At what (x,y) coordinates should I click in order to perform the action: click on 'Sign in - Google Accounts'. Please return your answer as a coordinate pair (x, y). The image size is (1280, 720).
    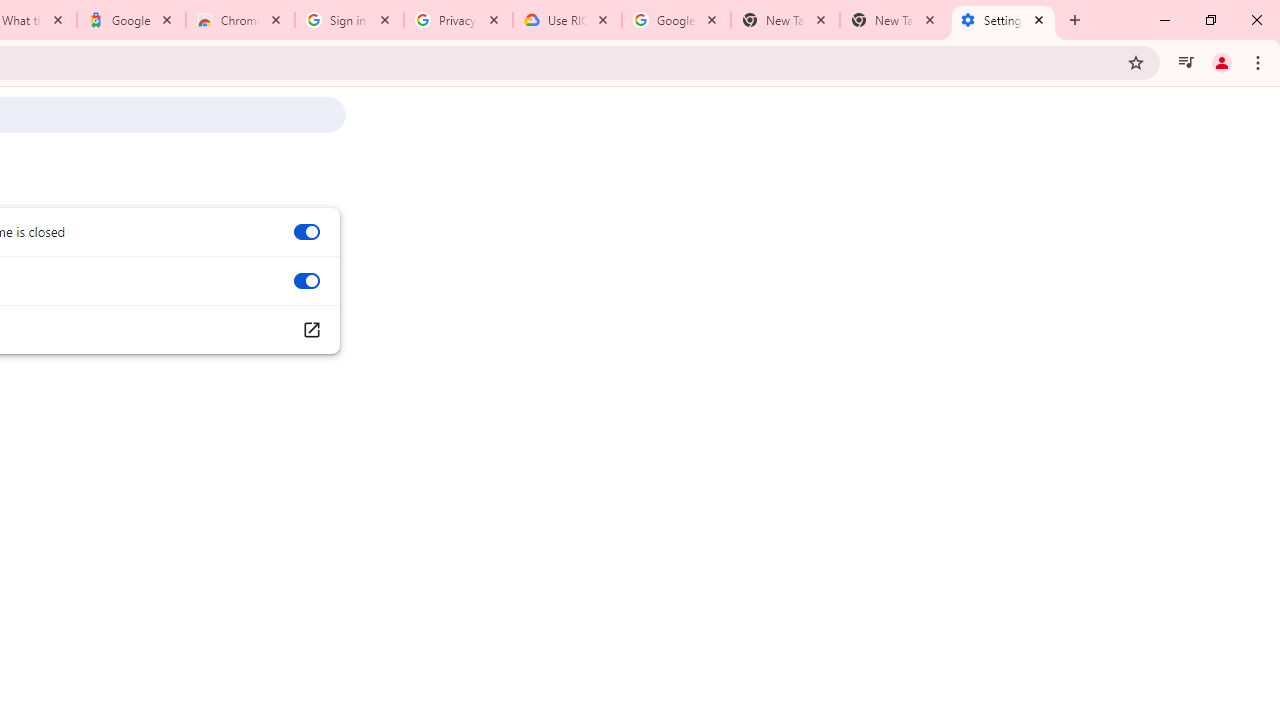
    Looking at the image, I should click on (349, 20).